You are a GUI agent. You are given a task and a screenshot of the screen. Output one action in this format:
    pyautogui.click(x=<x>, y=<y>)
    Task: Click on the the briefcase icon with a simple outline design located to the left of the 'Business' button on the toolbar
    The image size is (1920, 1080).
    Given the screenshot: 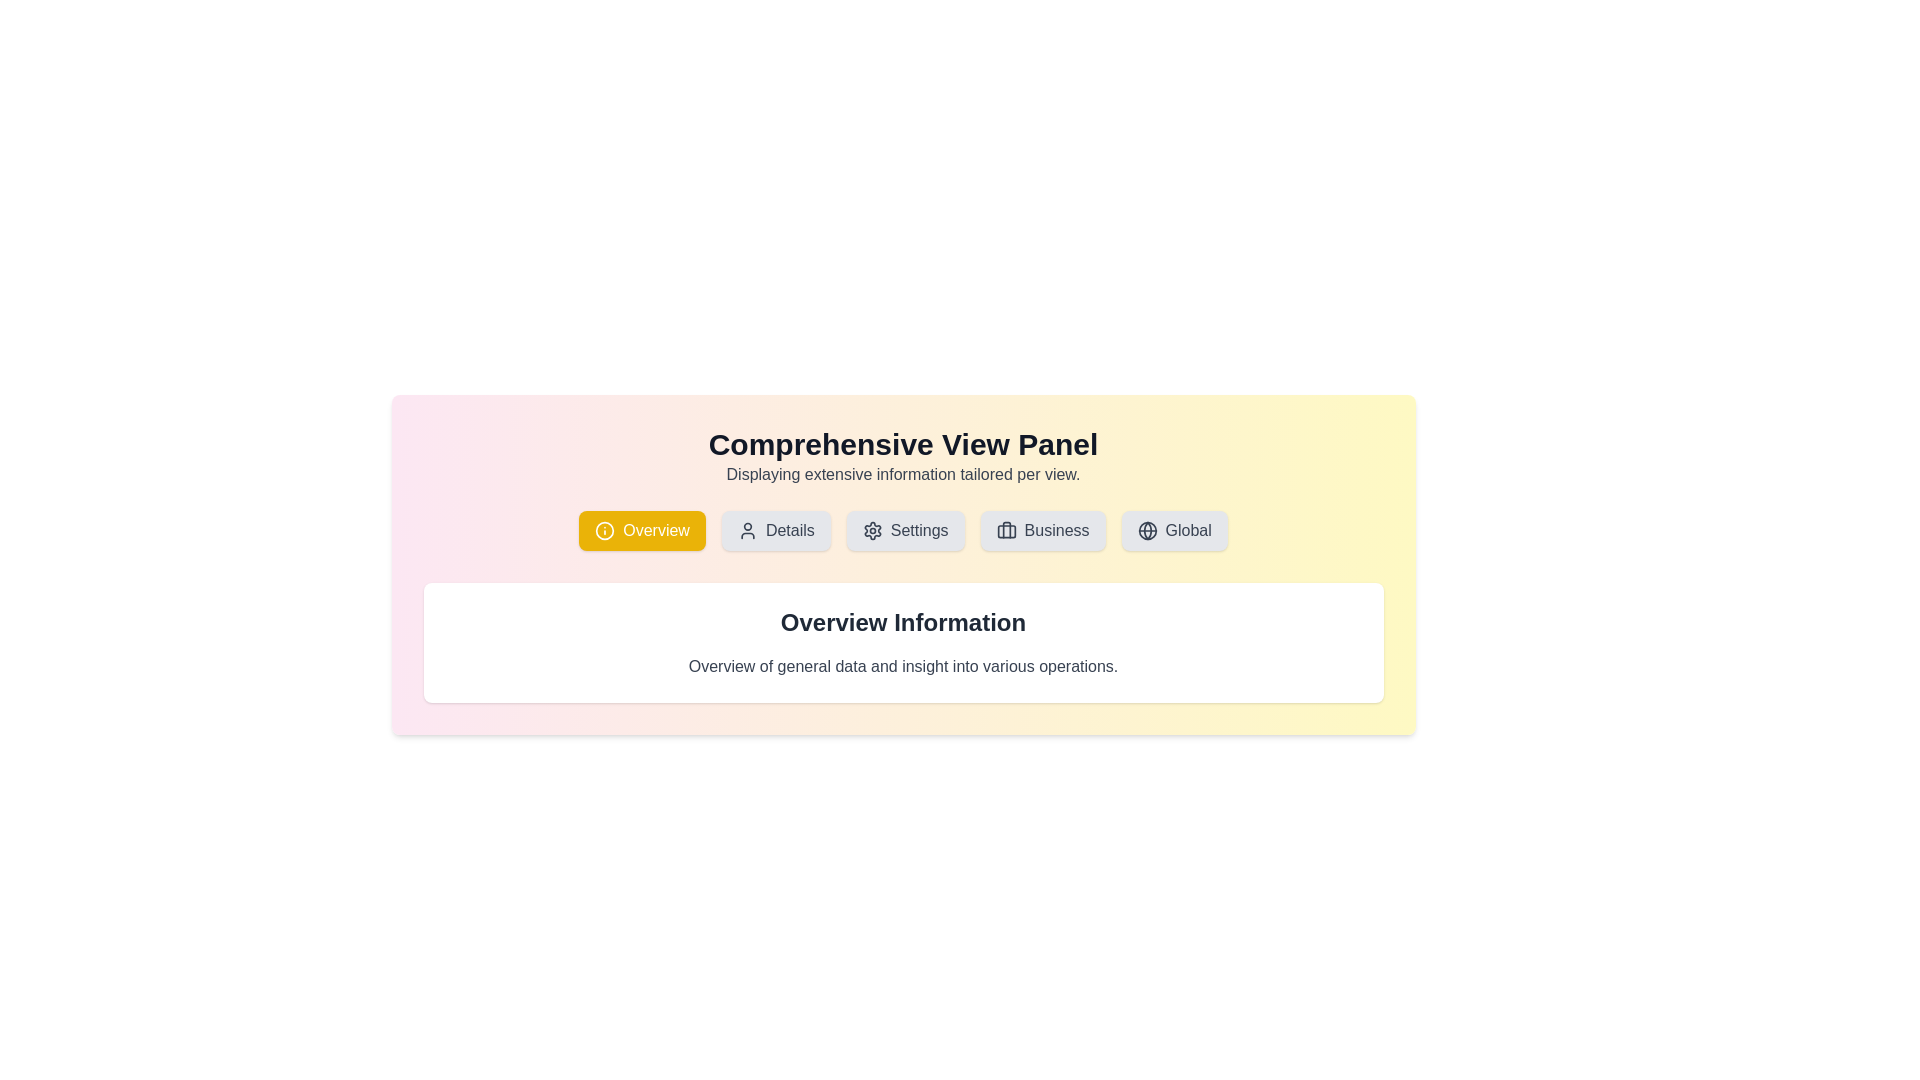 What is the action you would take?
    pyautogui.click(x=1006, y=530)
    